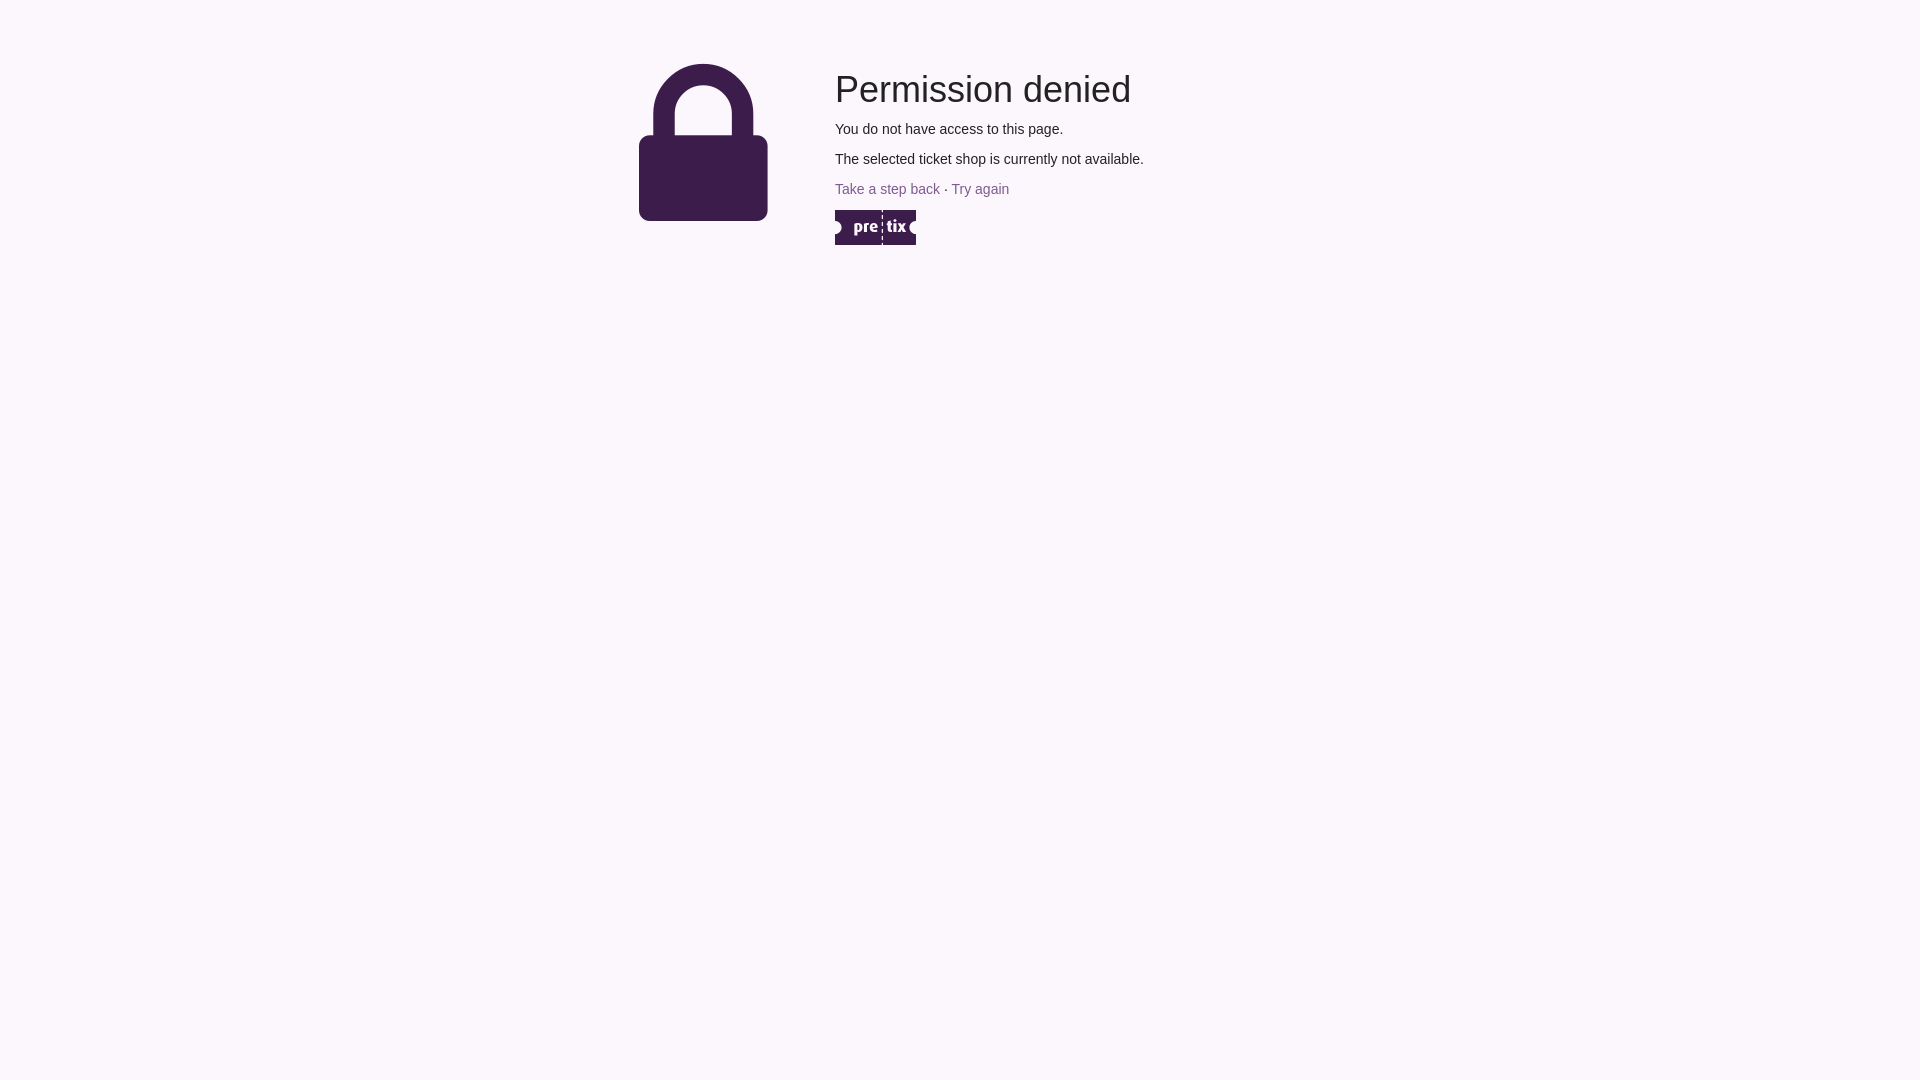 This screenshot has height=1080, width=1920. I want to click on 'Take a step back', so click(886, 189).